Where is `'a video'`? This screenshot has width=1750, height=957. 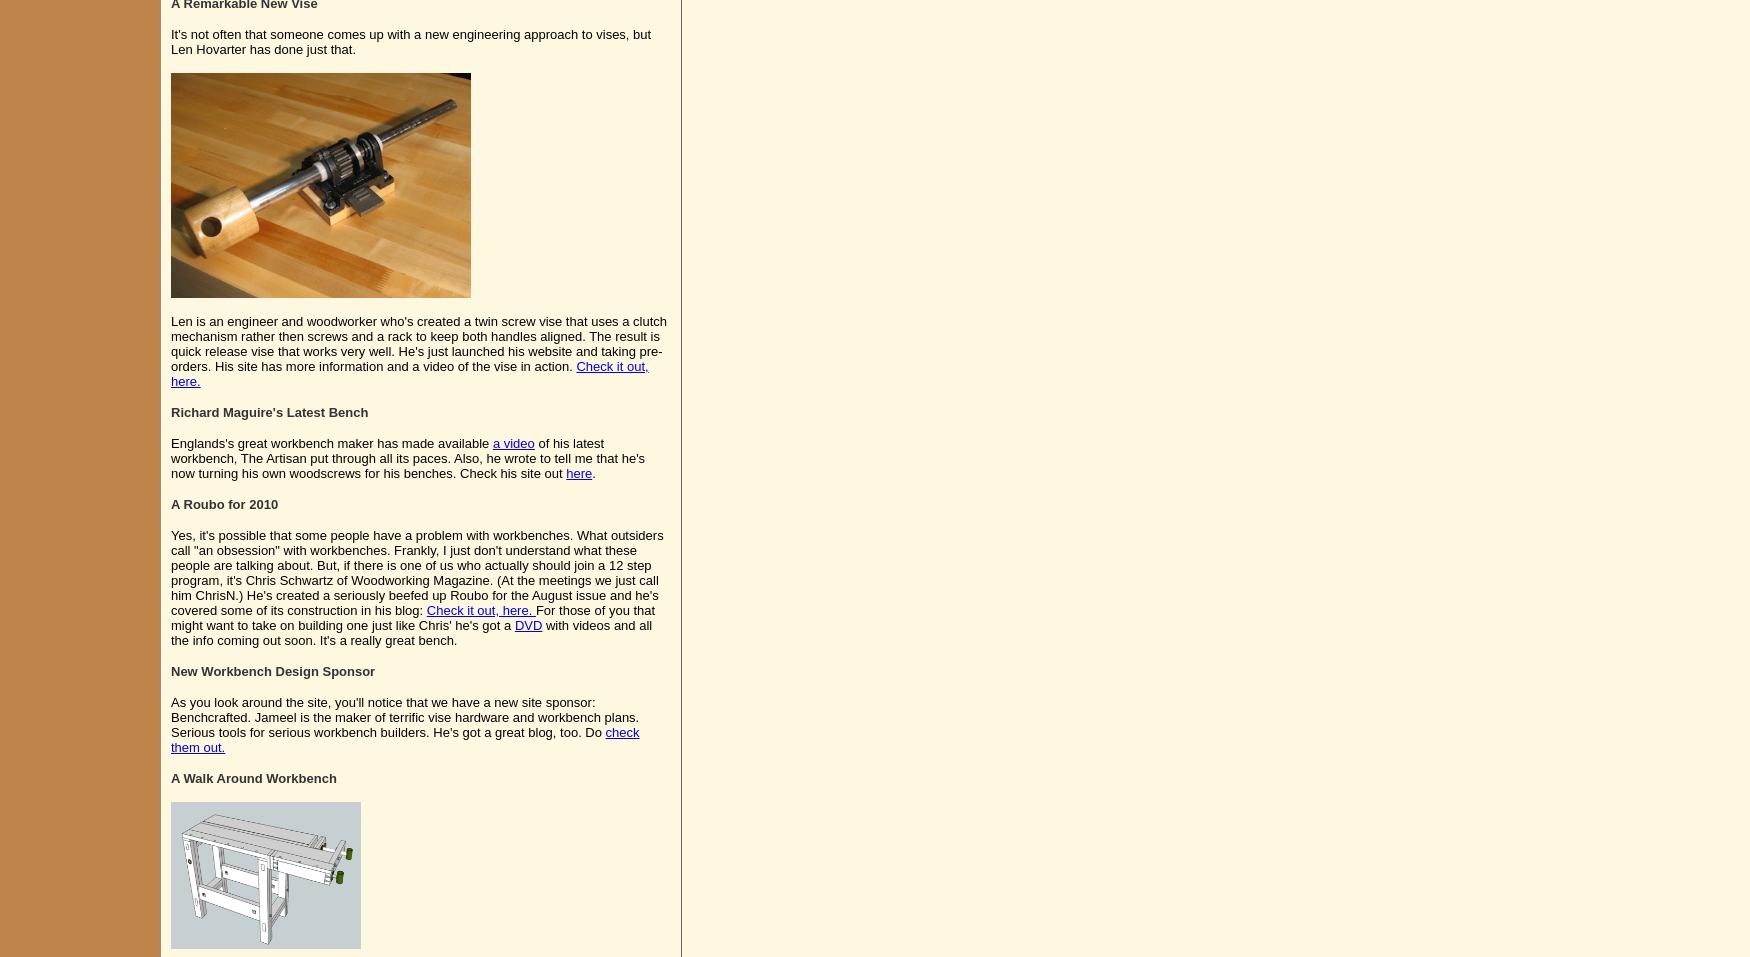 'a video' is located at coordinates (491, 442).